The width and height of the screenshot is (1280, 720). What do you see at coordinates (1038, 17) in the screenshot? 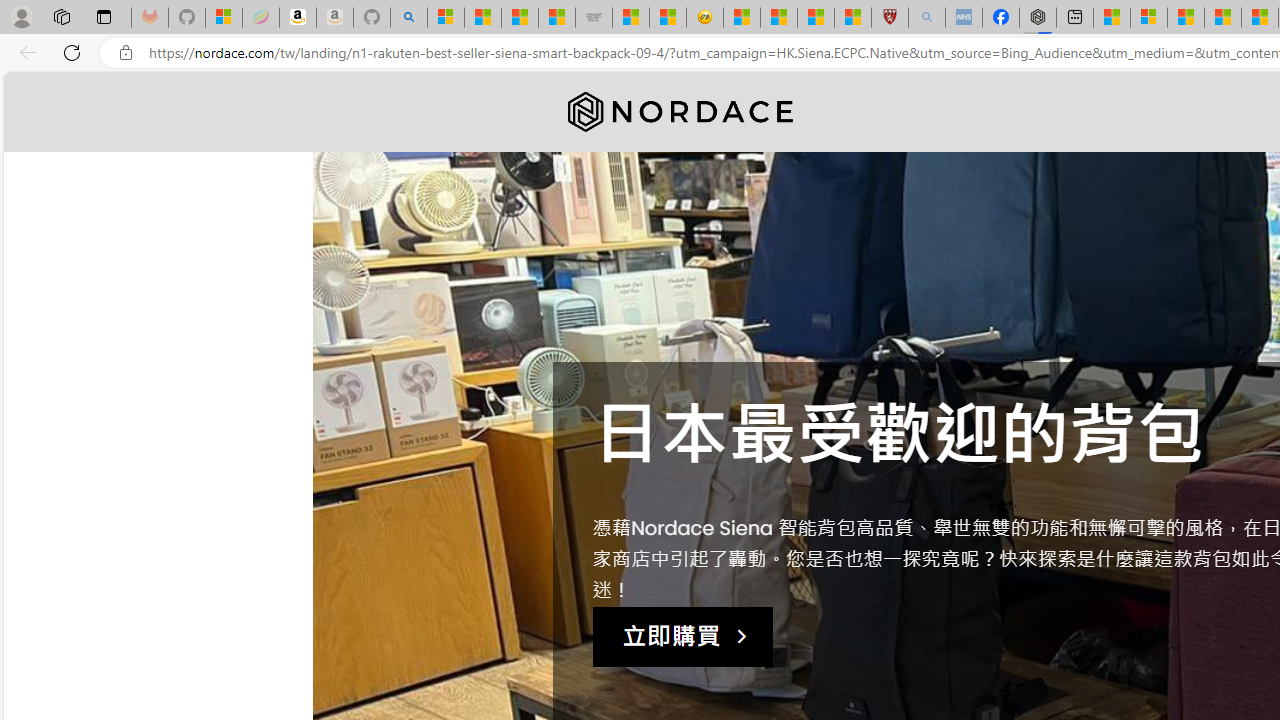
I see `'Nordace - Nordace Siena Is Not An Ordinary Backpack'` at bounding box center [1038, 17].